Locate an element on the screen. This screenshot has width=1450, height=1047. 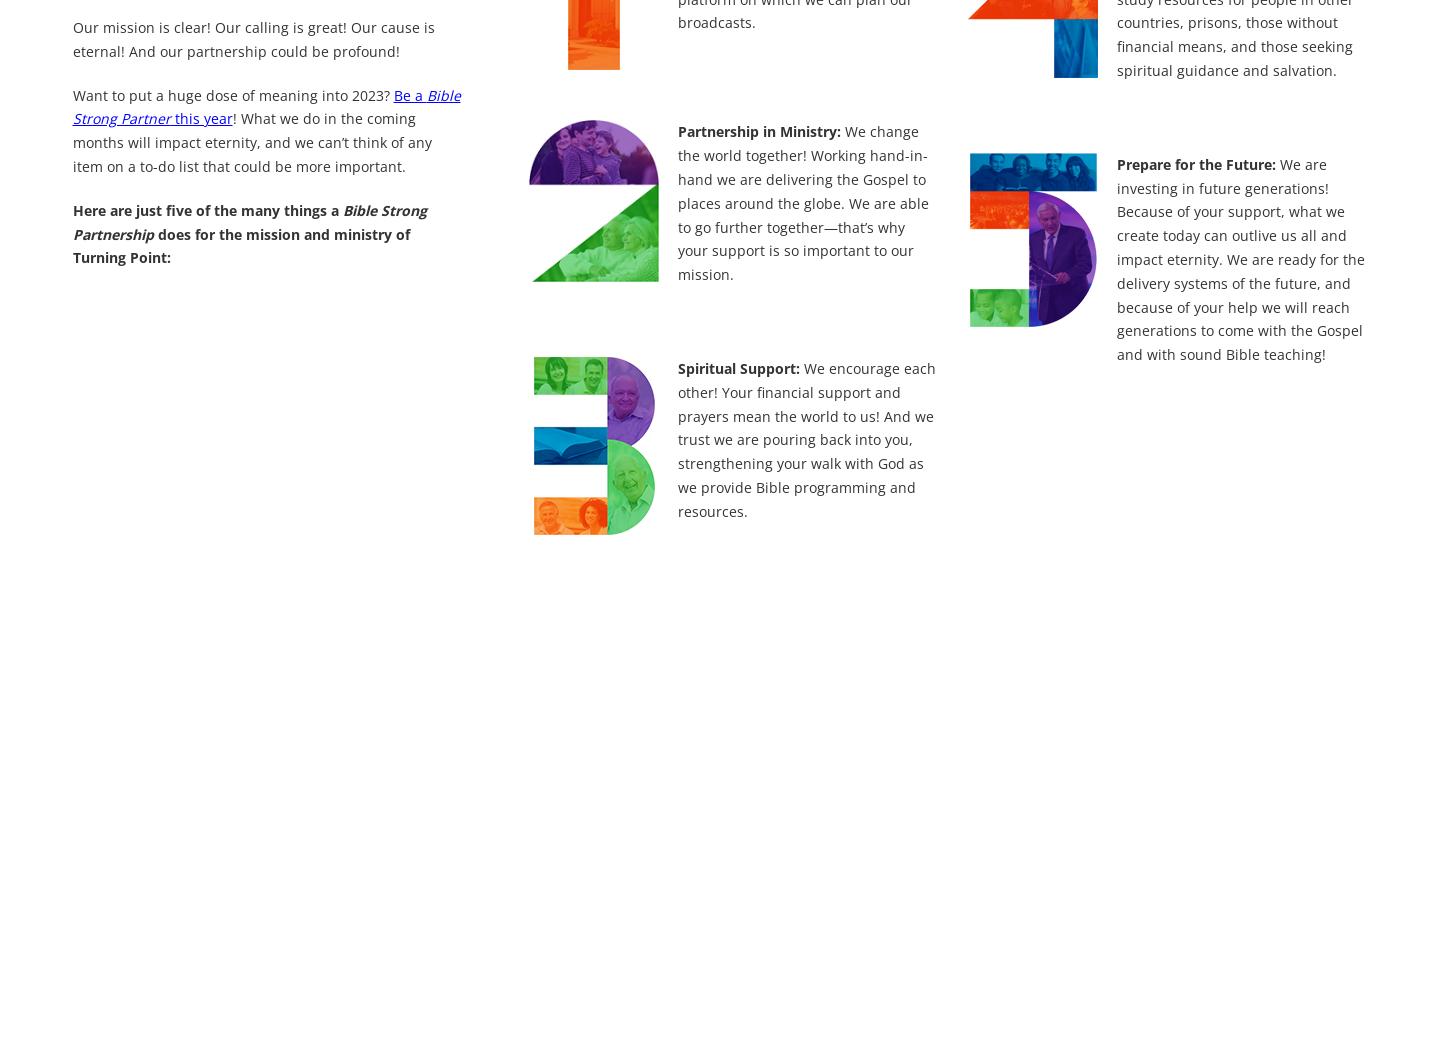
'Bible Strong Partnership' is located at coordinates (248, 220).